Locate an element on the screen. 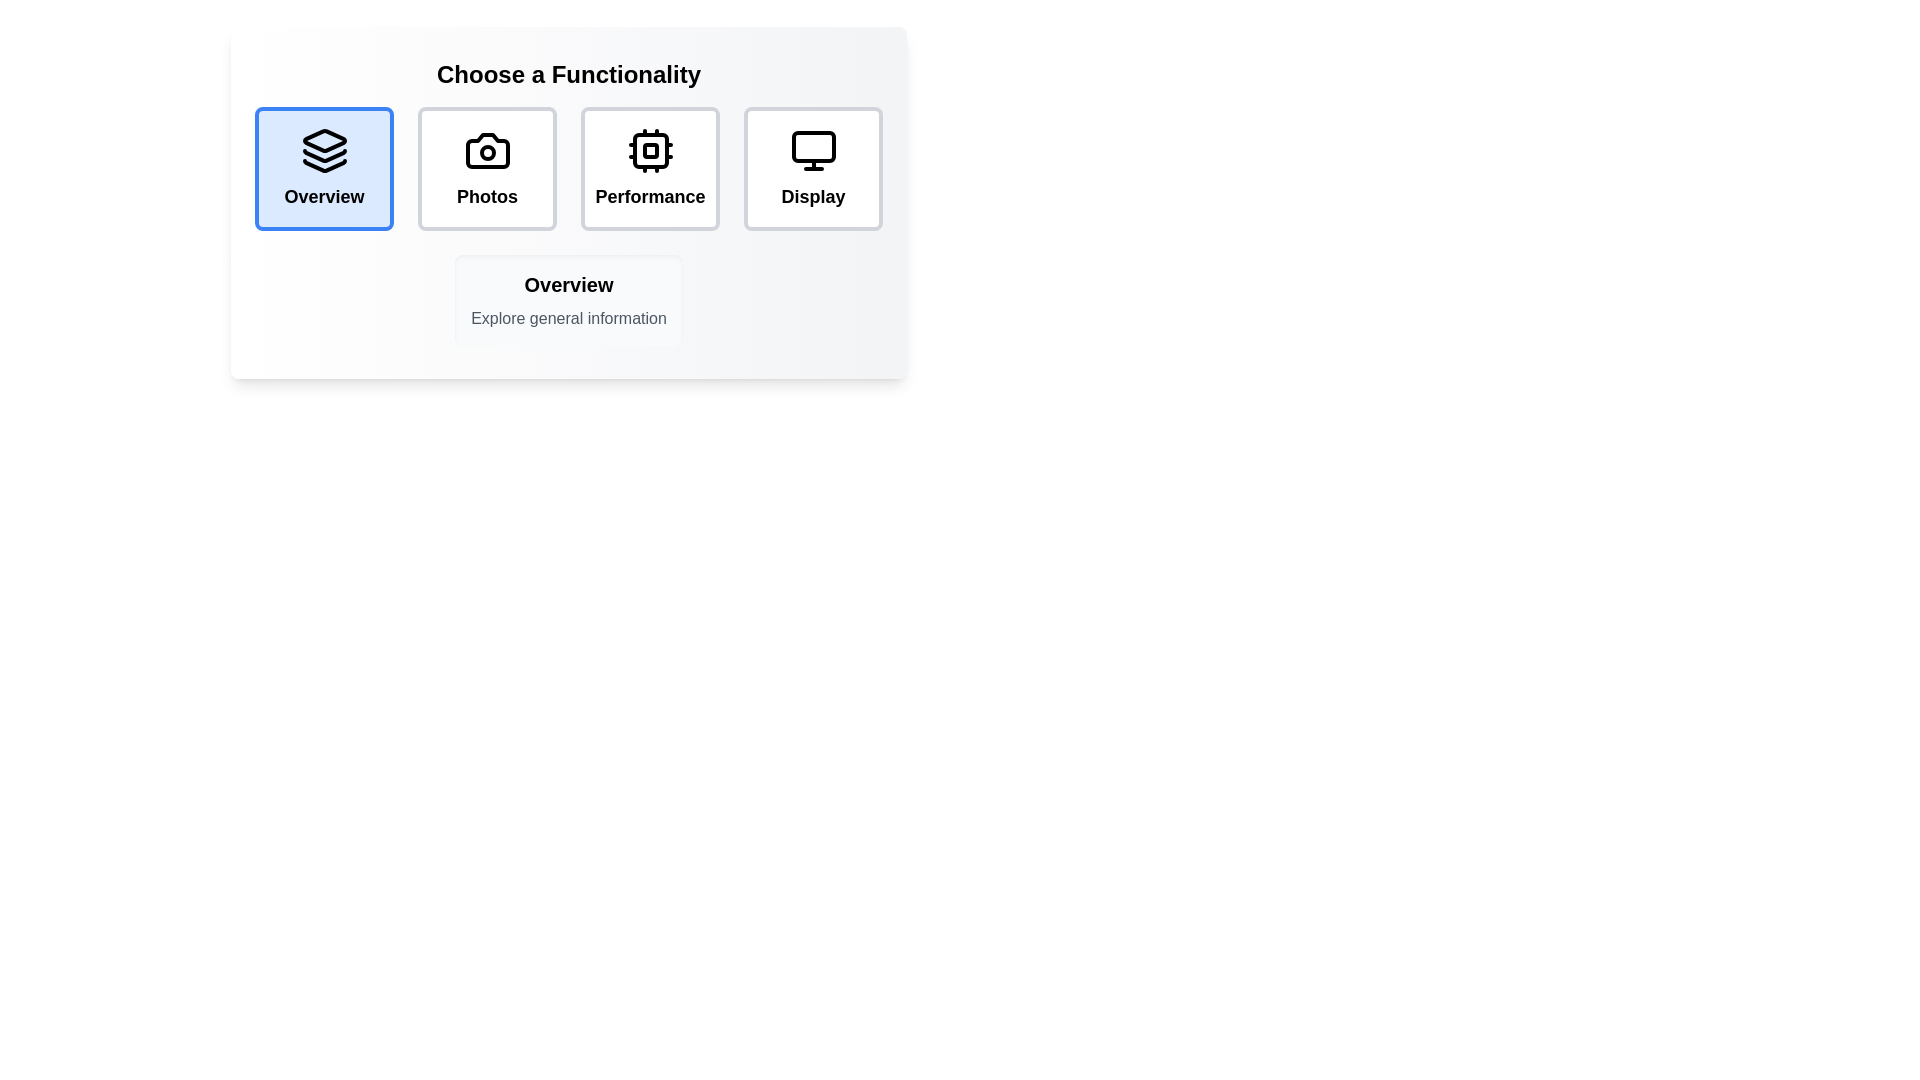  the CPU icon, which is located within the 'Performance' button is located at coordinates (650, 149).